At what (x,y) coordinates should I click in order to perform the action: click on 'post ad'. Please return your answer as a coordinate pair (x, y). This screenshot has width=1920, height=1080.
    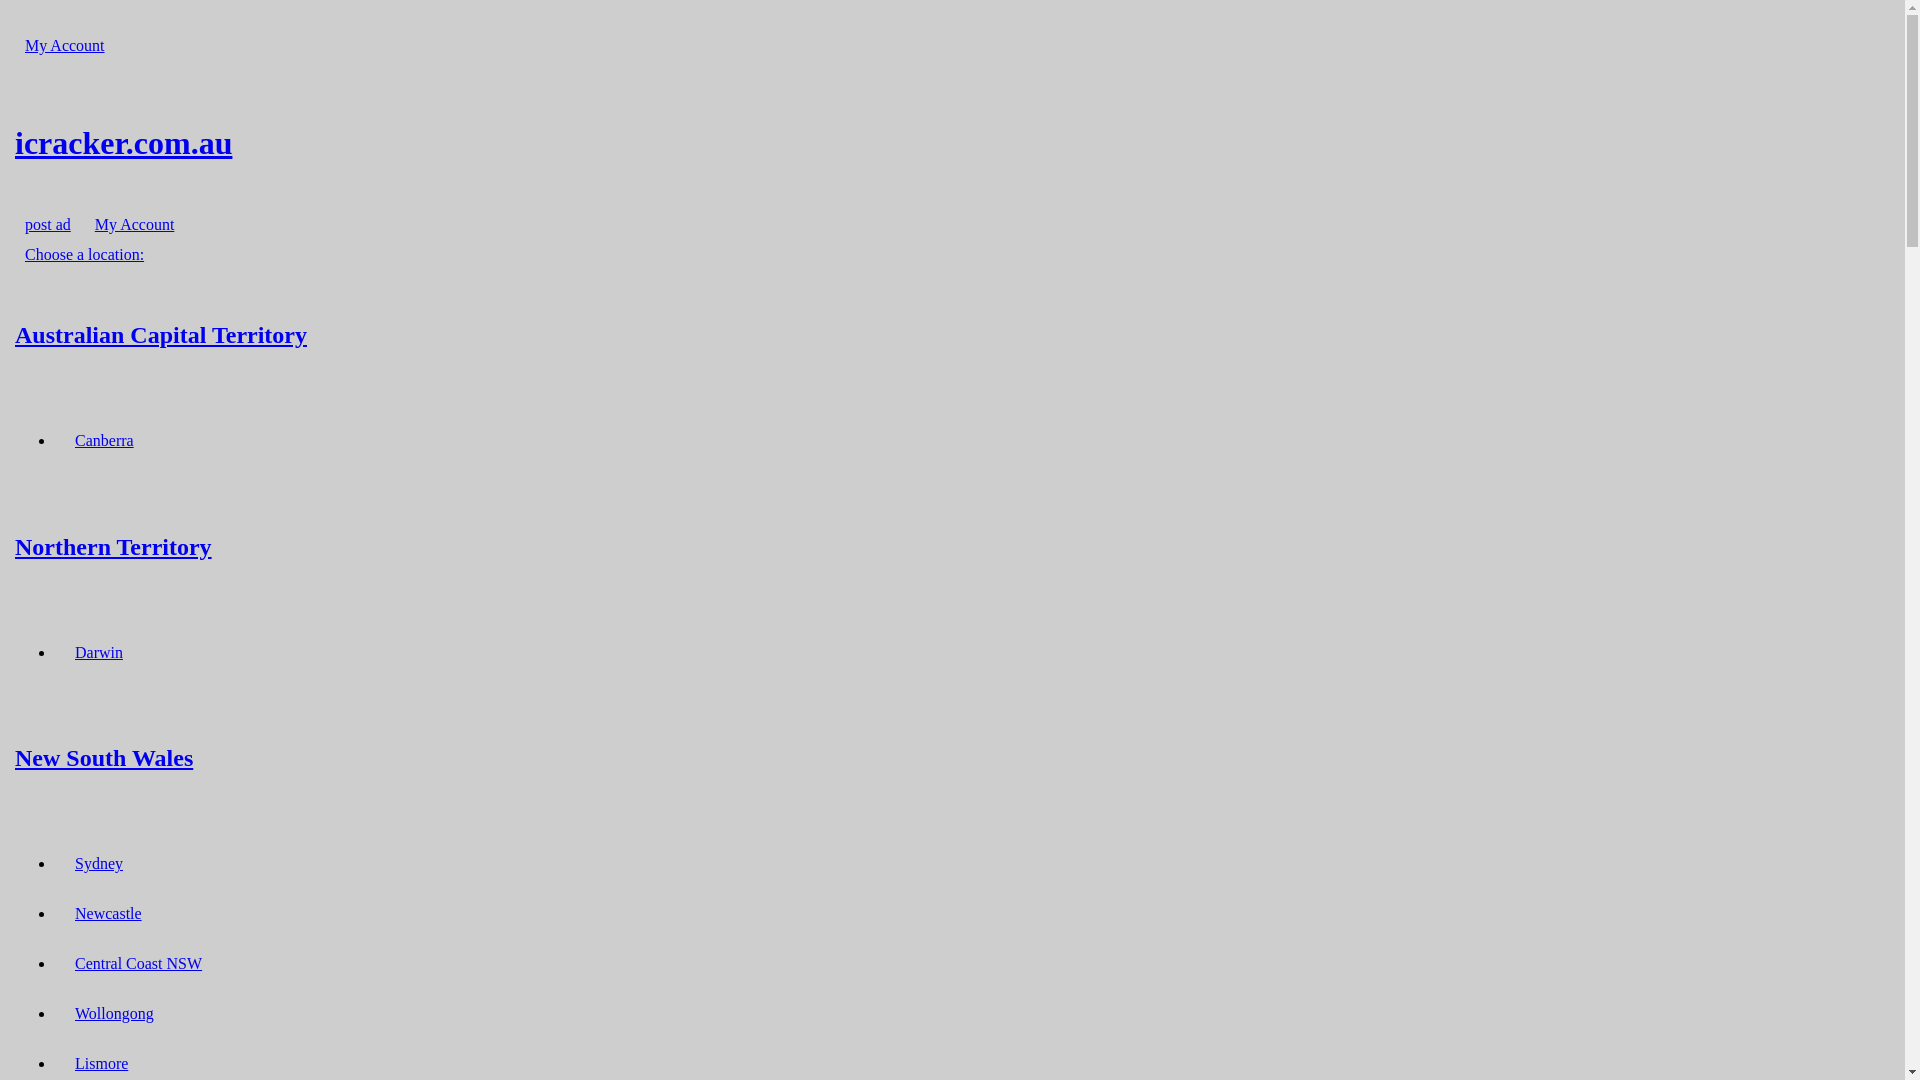
    Looking at the image, I should click on (48, 224).